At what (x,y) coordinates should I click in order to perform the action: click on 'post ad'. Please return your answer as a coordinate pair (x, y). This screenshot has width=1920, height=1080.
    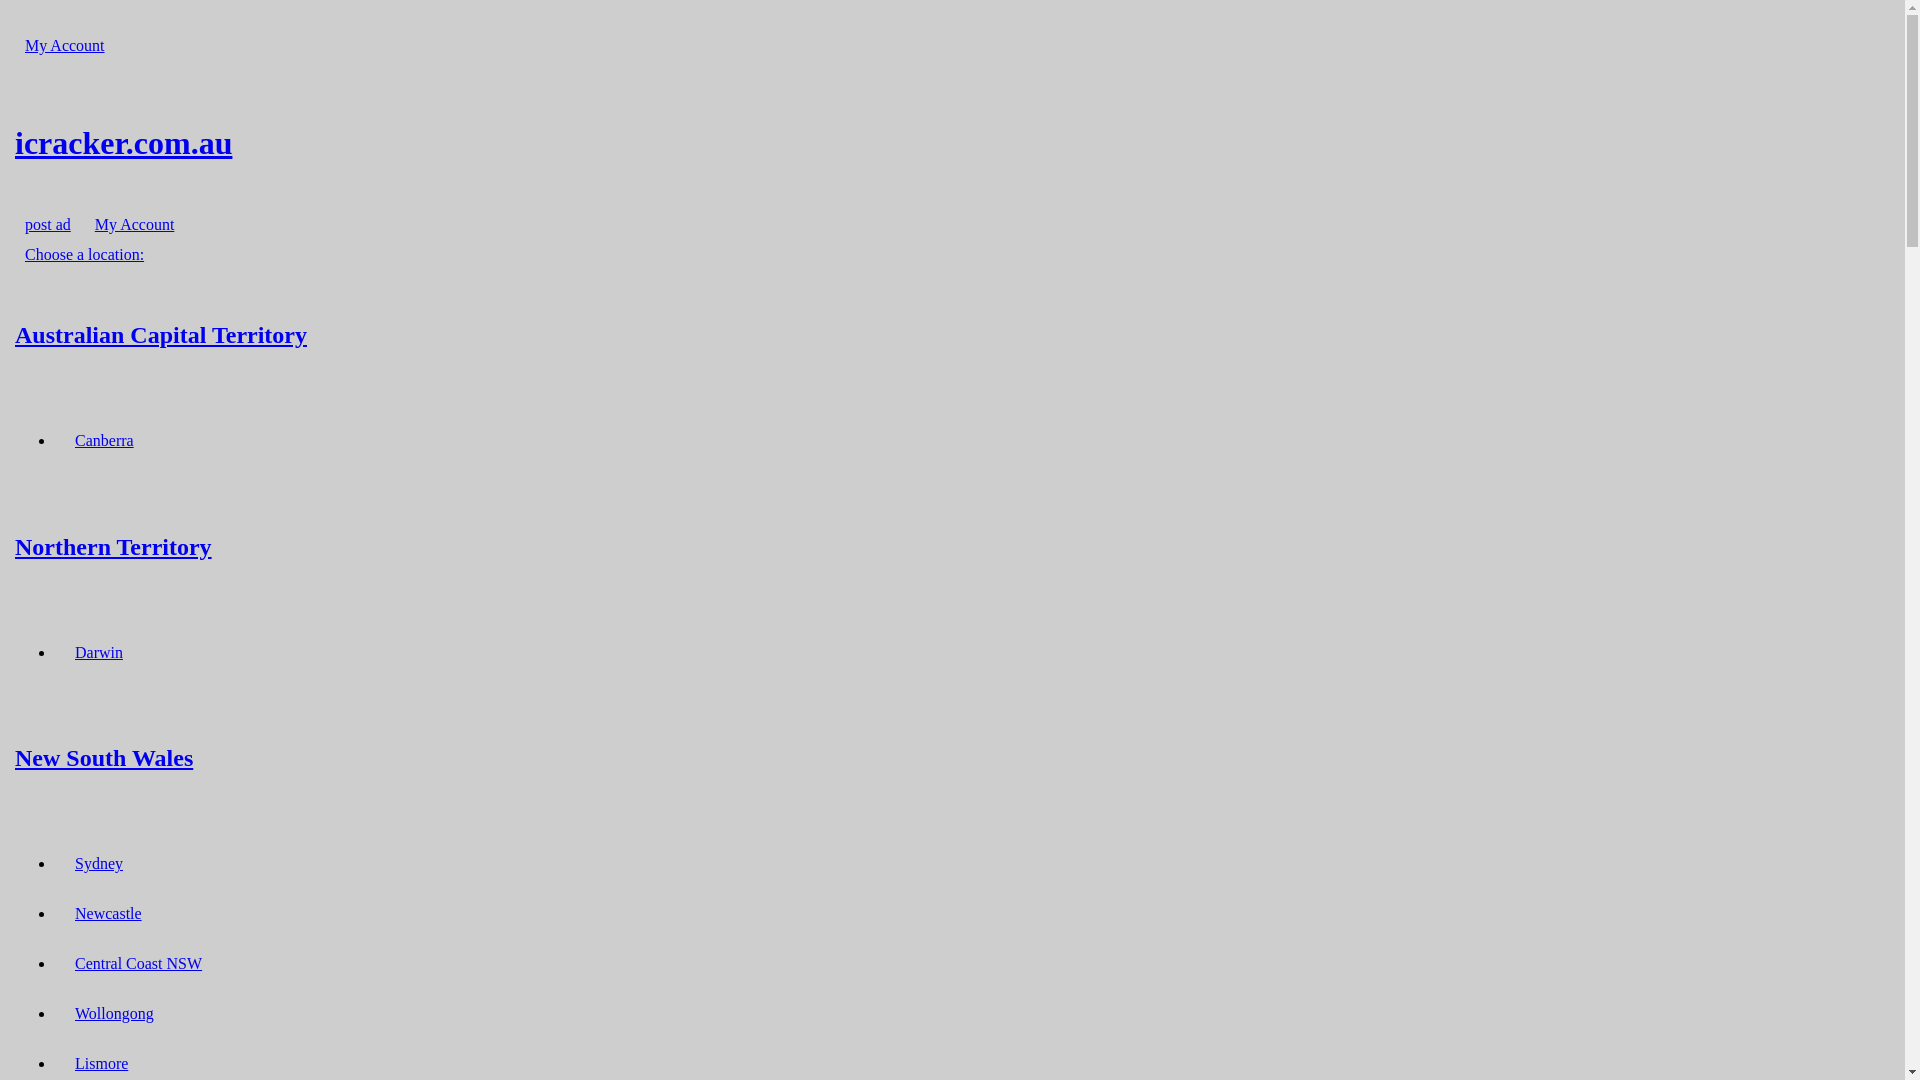
    Looking at the image, I should click on (48, 224).